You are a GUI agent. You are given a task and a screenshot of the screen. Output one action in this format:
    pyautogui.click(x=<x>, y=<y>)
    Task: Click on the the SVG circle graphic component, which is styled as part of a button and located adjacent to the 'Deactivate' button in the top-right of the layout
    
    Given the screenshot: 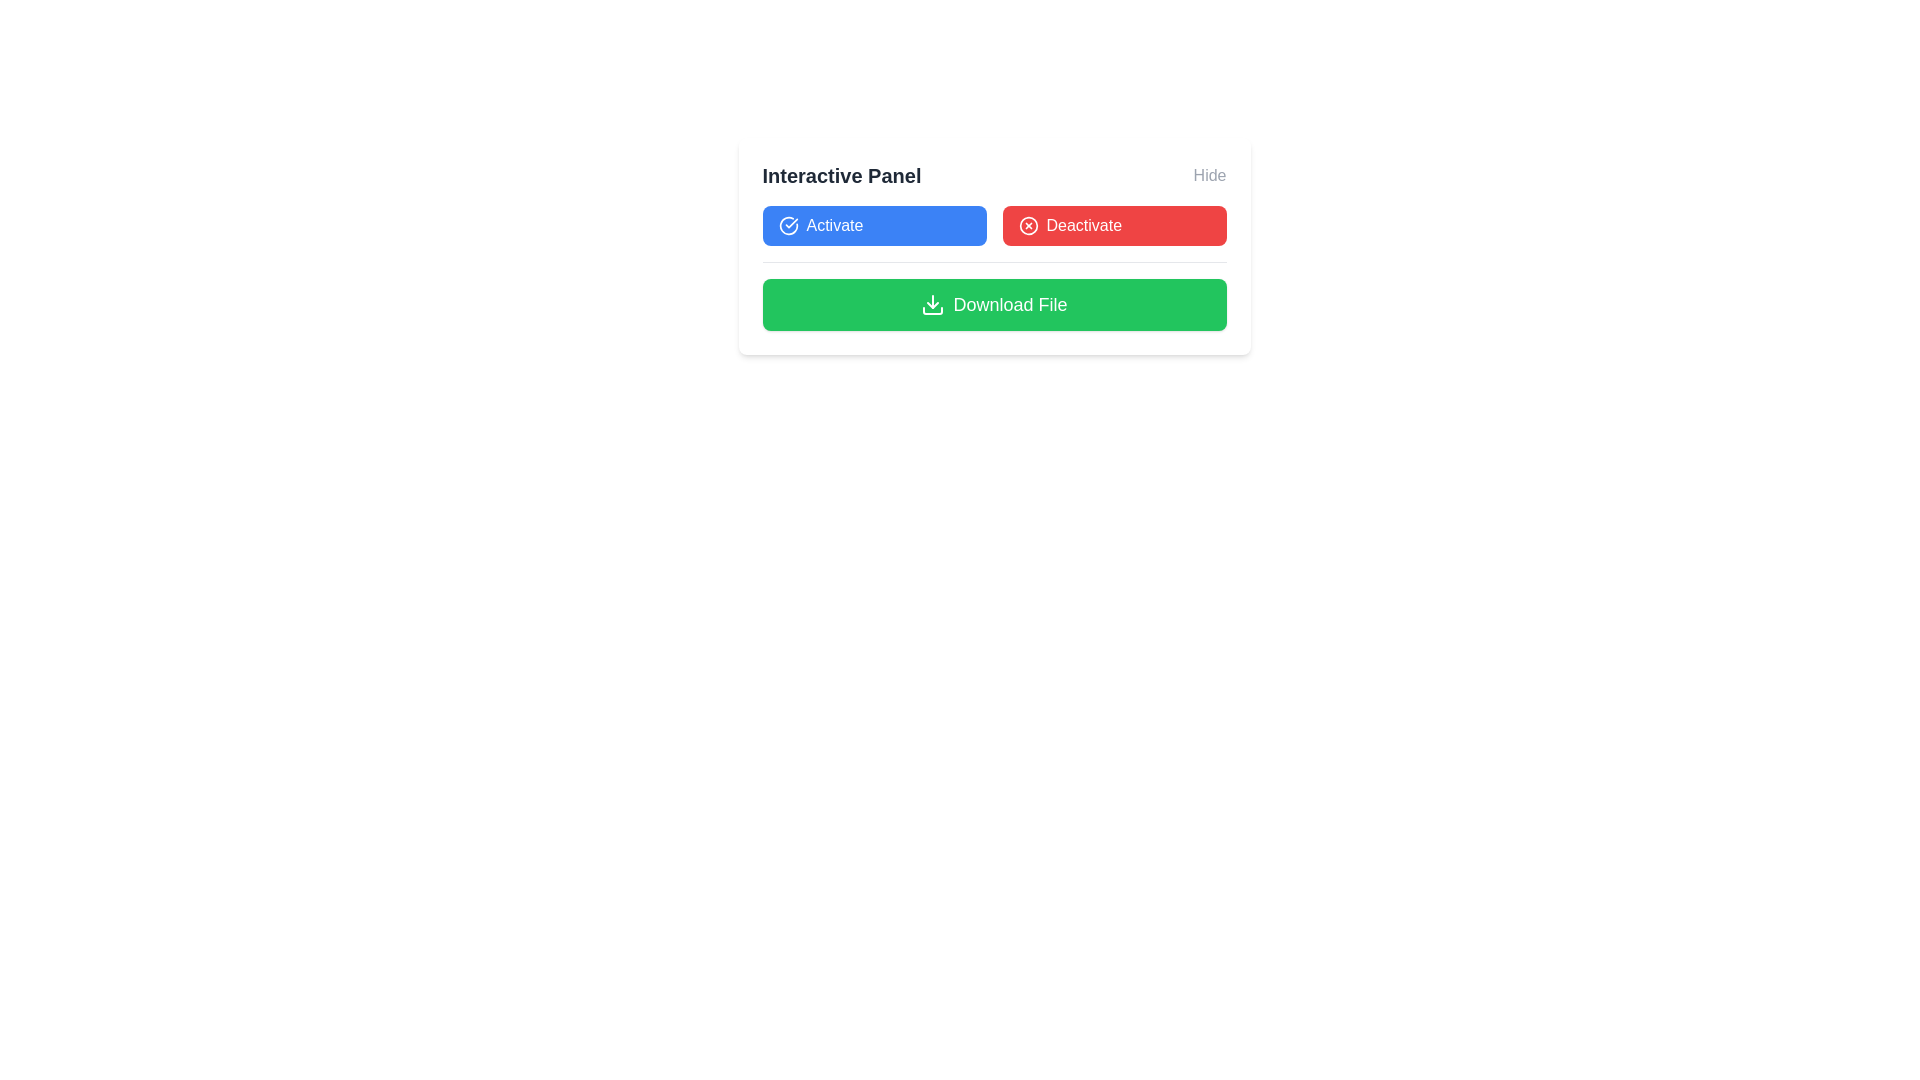 What is the action you would take?
    pyautogui.click(x=1028, y=225)
    